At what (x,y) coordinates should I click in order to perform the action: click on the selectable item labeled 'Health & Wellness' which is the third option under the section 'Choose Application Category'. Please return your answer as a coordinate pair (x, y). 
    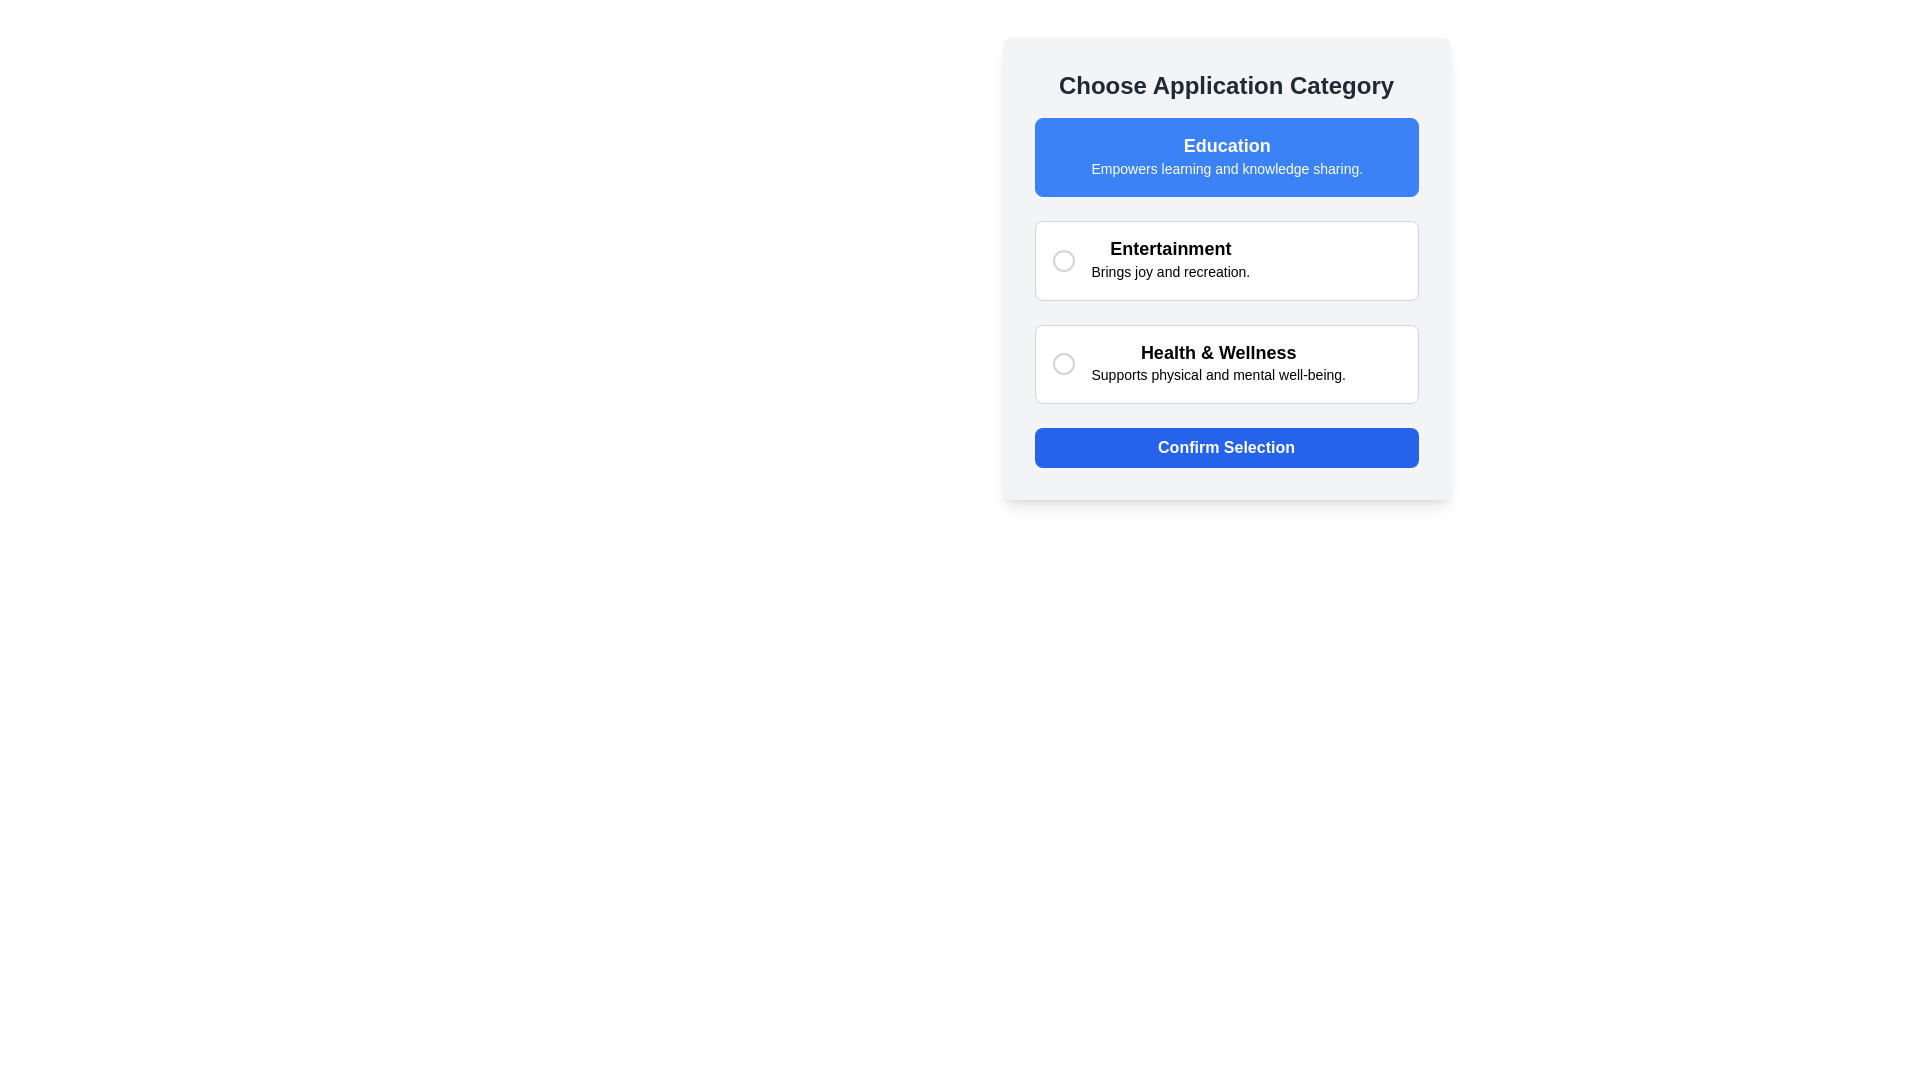
    Looking at the image, I should click on (1225, 364).